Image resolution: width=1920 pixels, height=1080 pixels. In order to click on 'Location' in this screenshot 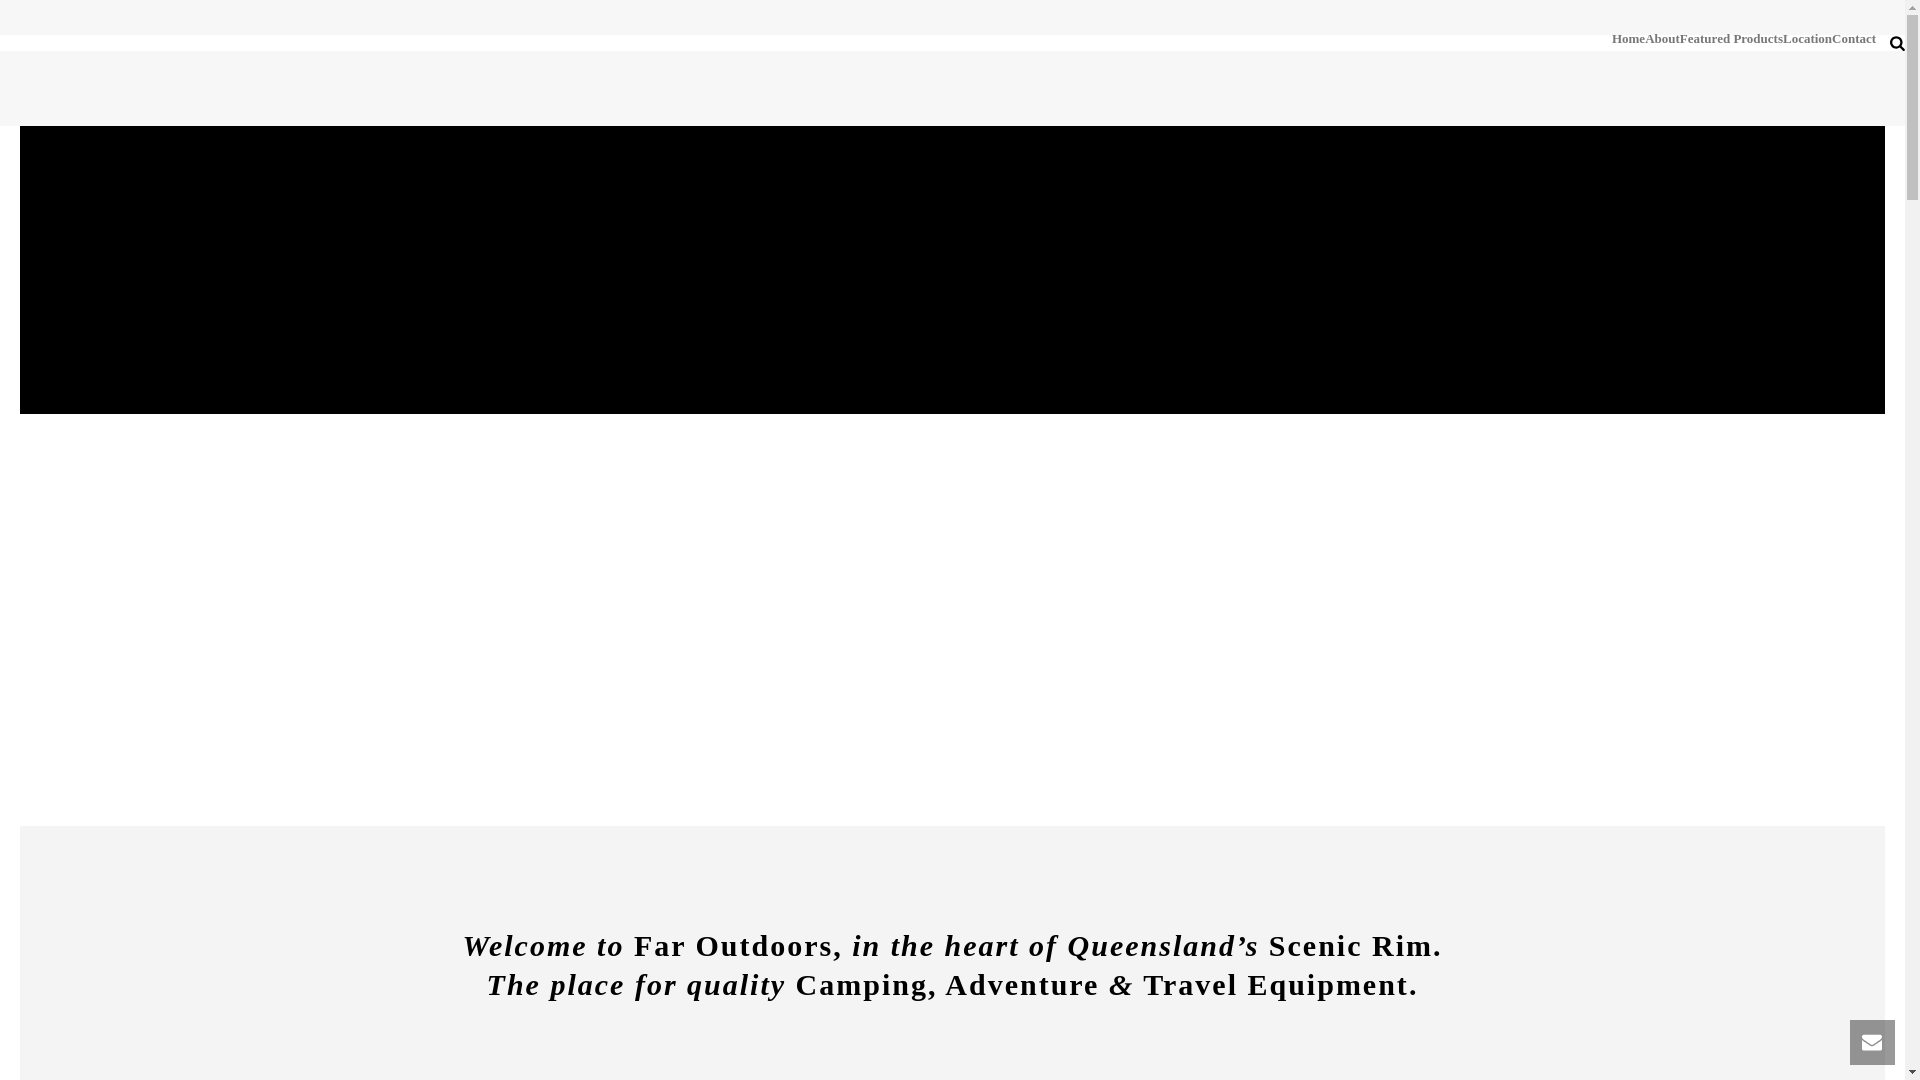, I will do `click(1807, 38)`.